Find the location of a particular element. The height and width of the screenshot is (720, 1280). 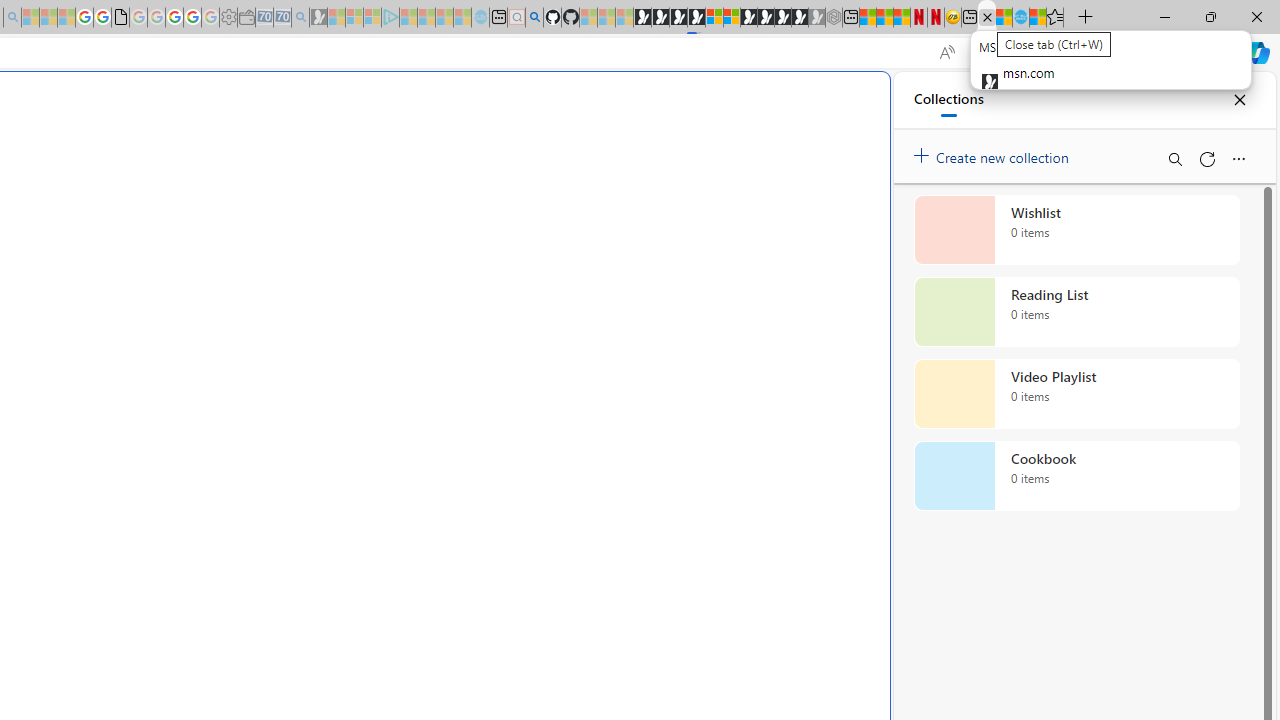

'More options menu' is located at coordinates (1237, 158).